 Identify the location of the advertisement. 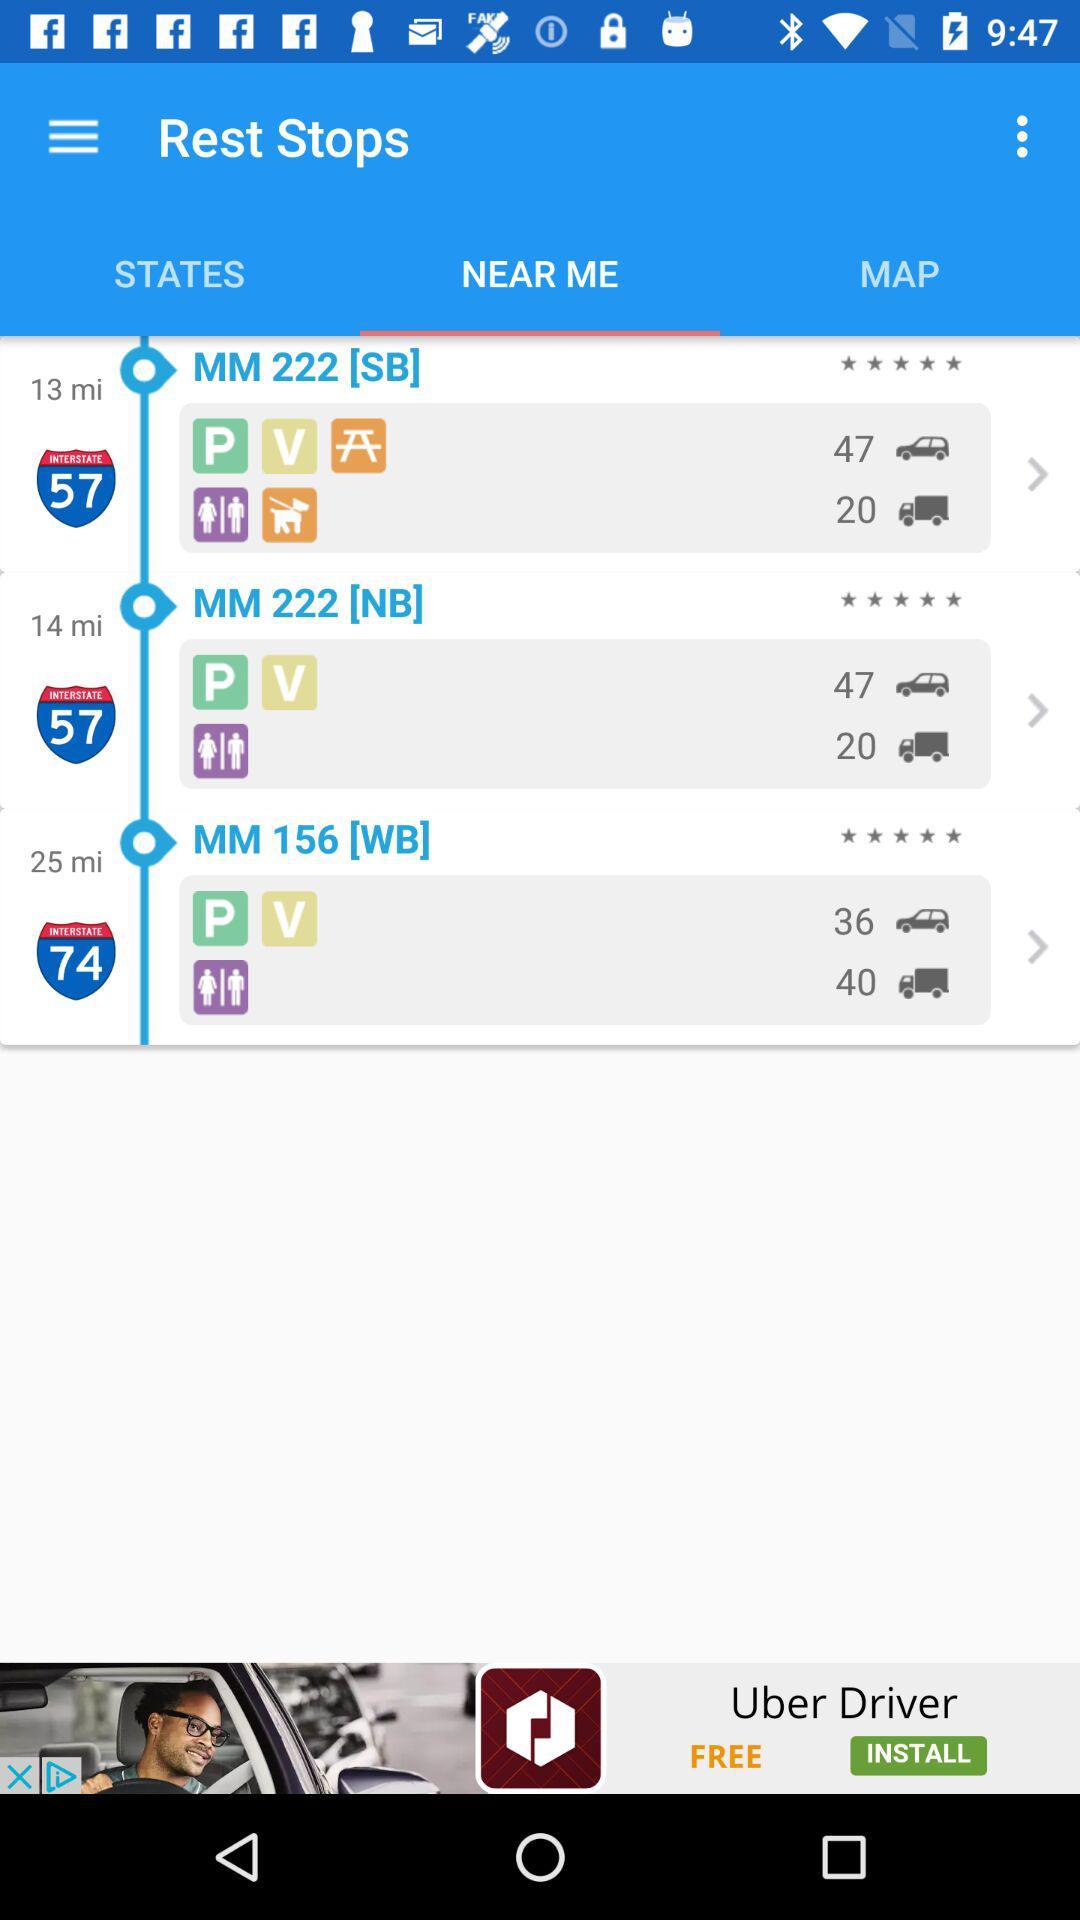
(540, 1727).